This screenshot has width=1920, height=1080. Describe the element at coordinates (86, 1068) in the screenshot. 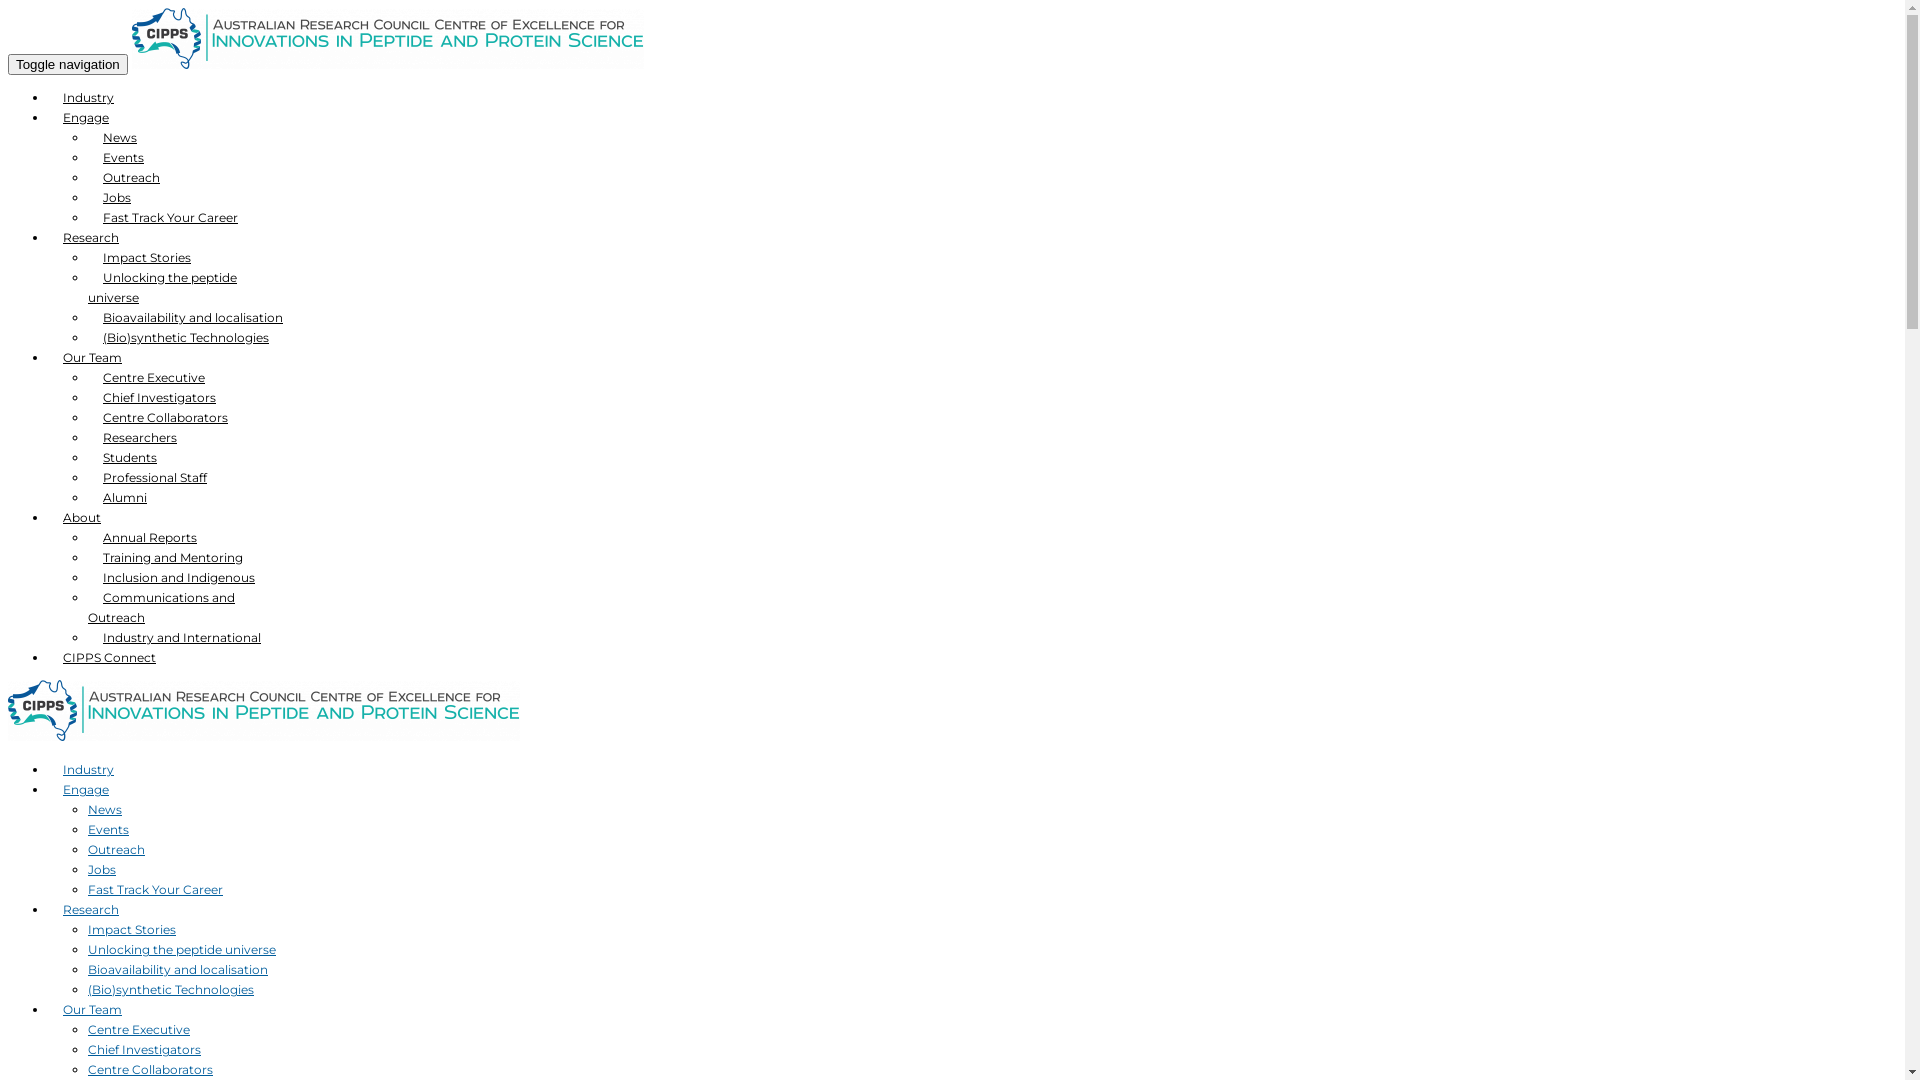

I see `'Centre Collaborators'` at that location.